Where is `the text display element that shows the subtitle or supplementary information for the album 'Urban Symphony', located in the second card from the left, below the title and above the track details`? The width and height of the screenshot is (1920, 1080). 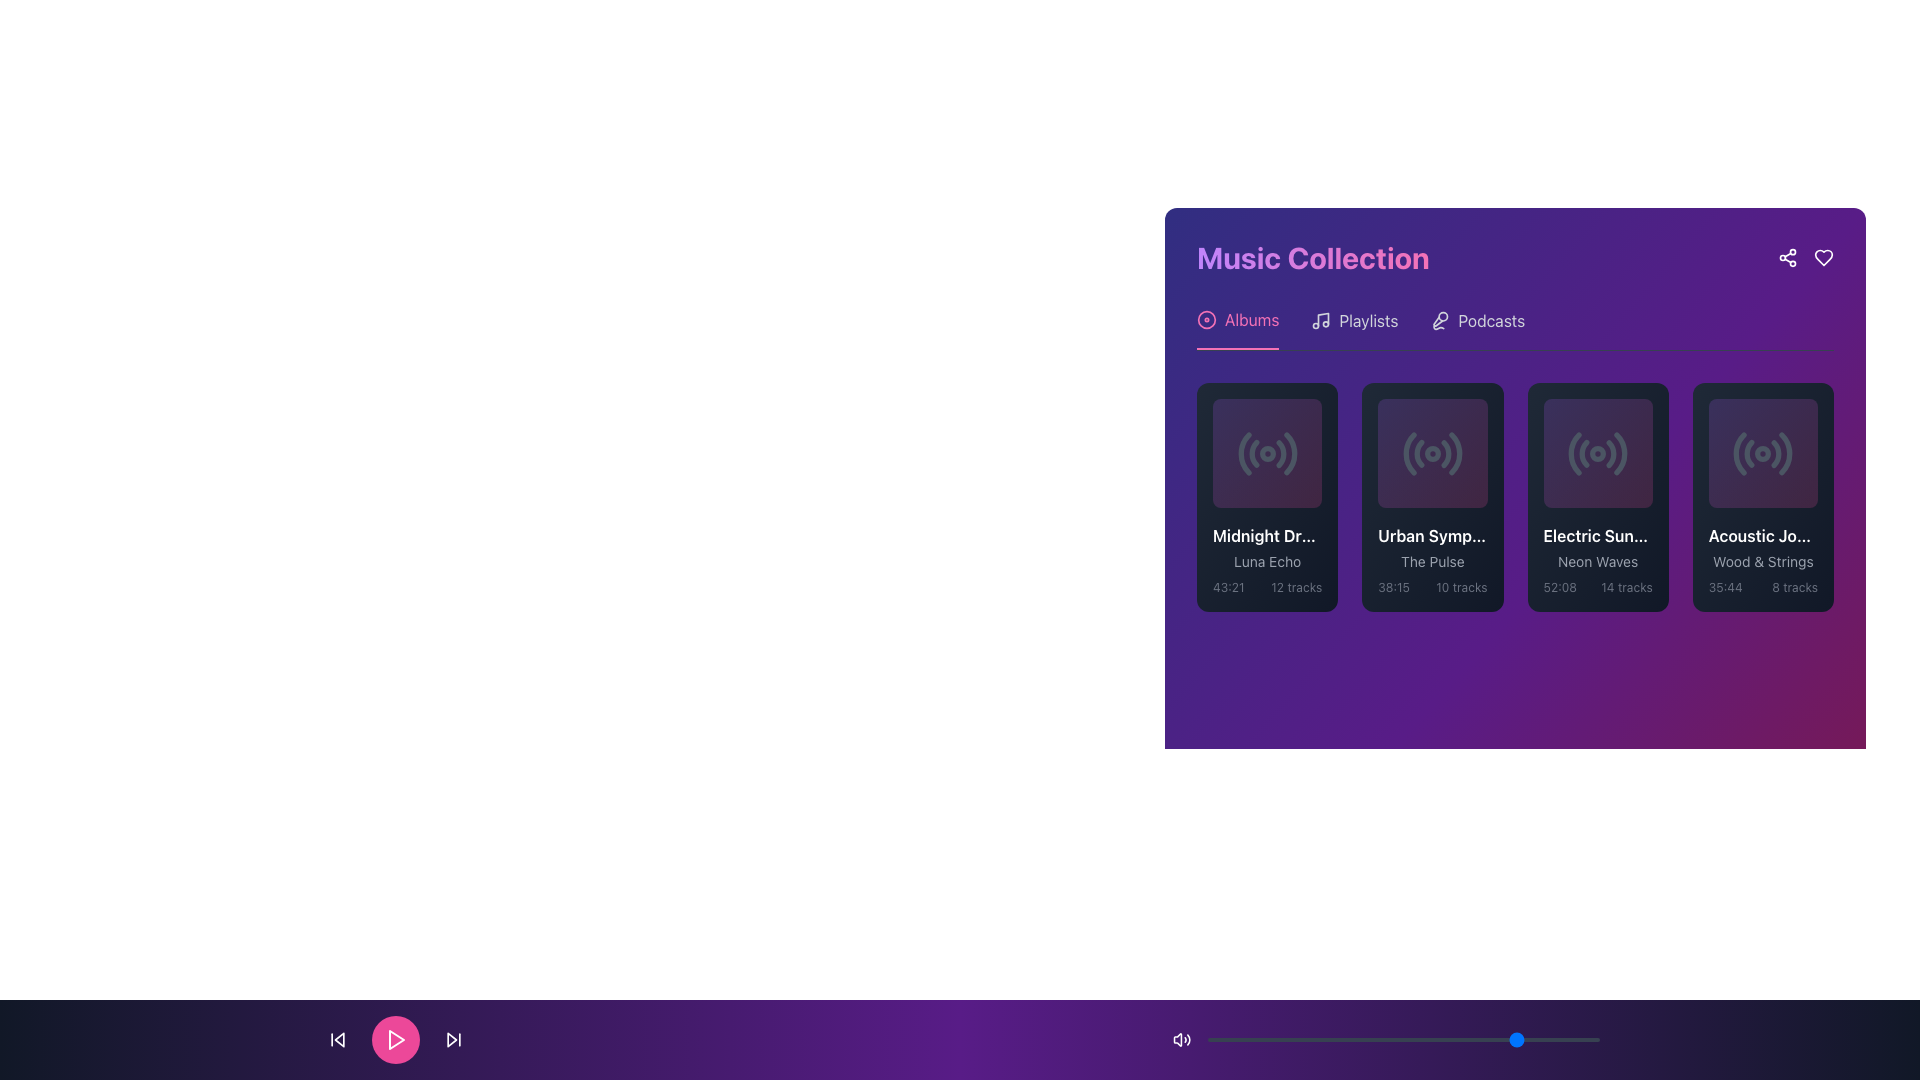
the text display element that shows the subtitle or supplementary information for the album 'Urban Symphony', located in the second card from the left, below the title and above the track details is located at coordinates (1431, 562).